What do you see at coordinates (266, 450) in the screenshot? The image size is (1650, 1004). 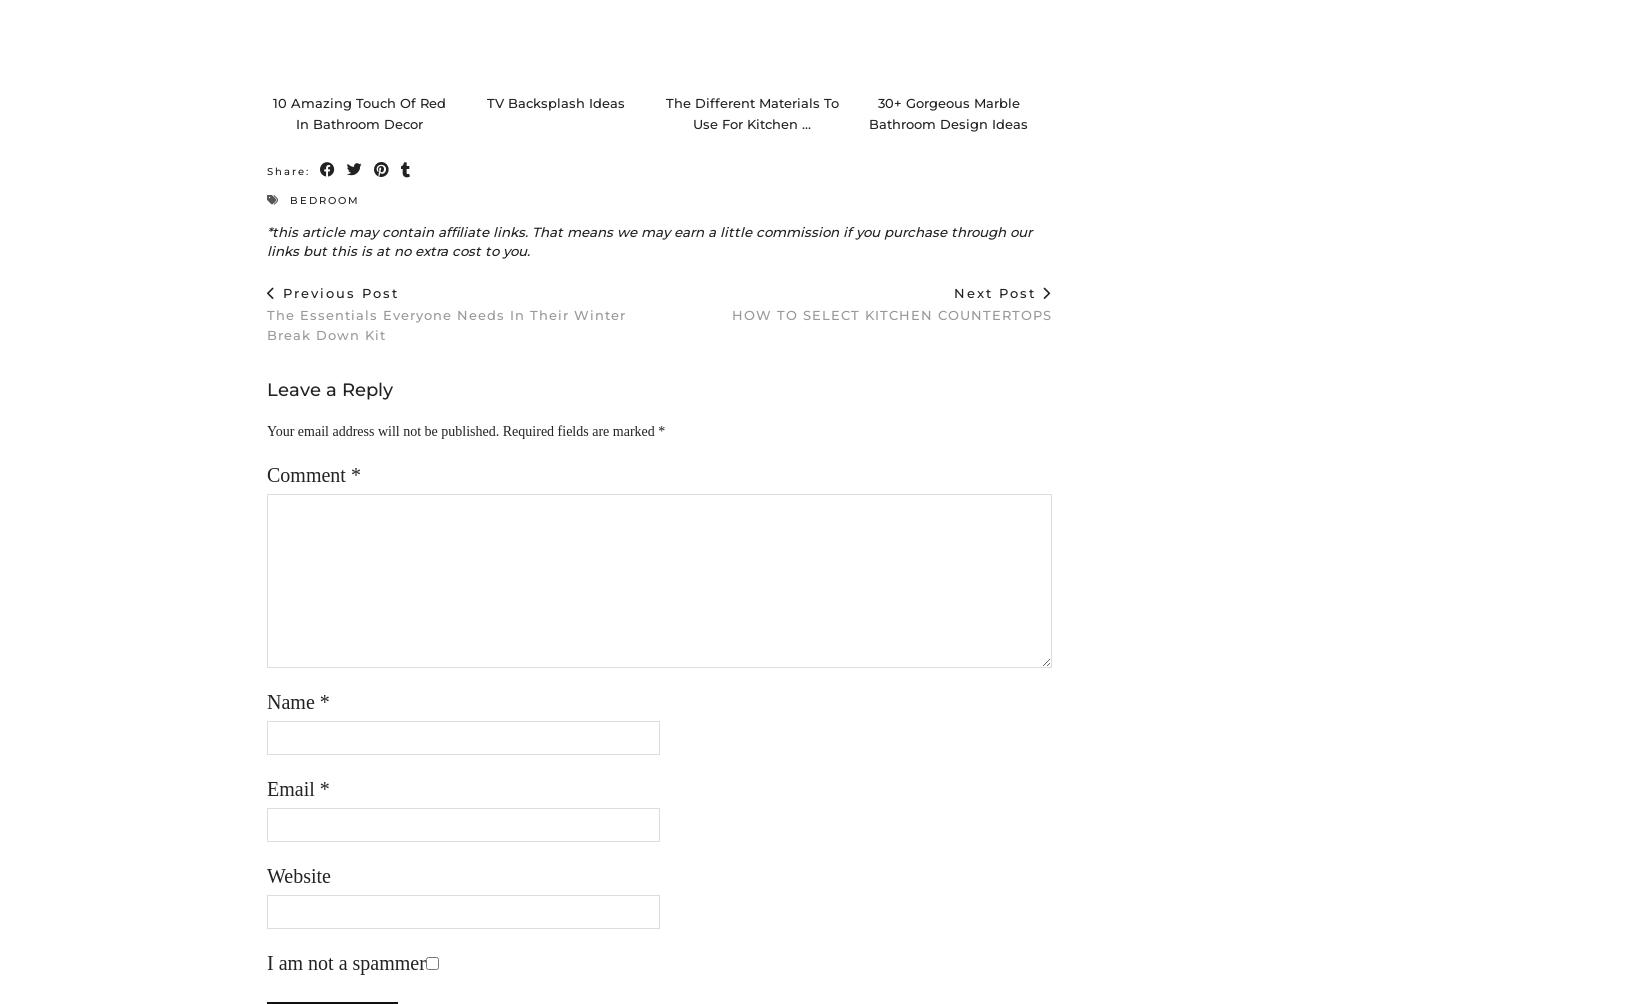 I see `'Your email address will not be published.'` at bounding box center [266, 450].